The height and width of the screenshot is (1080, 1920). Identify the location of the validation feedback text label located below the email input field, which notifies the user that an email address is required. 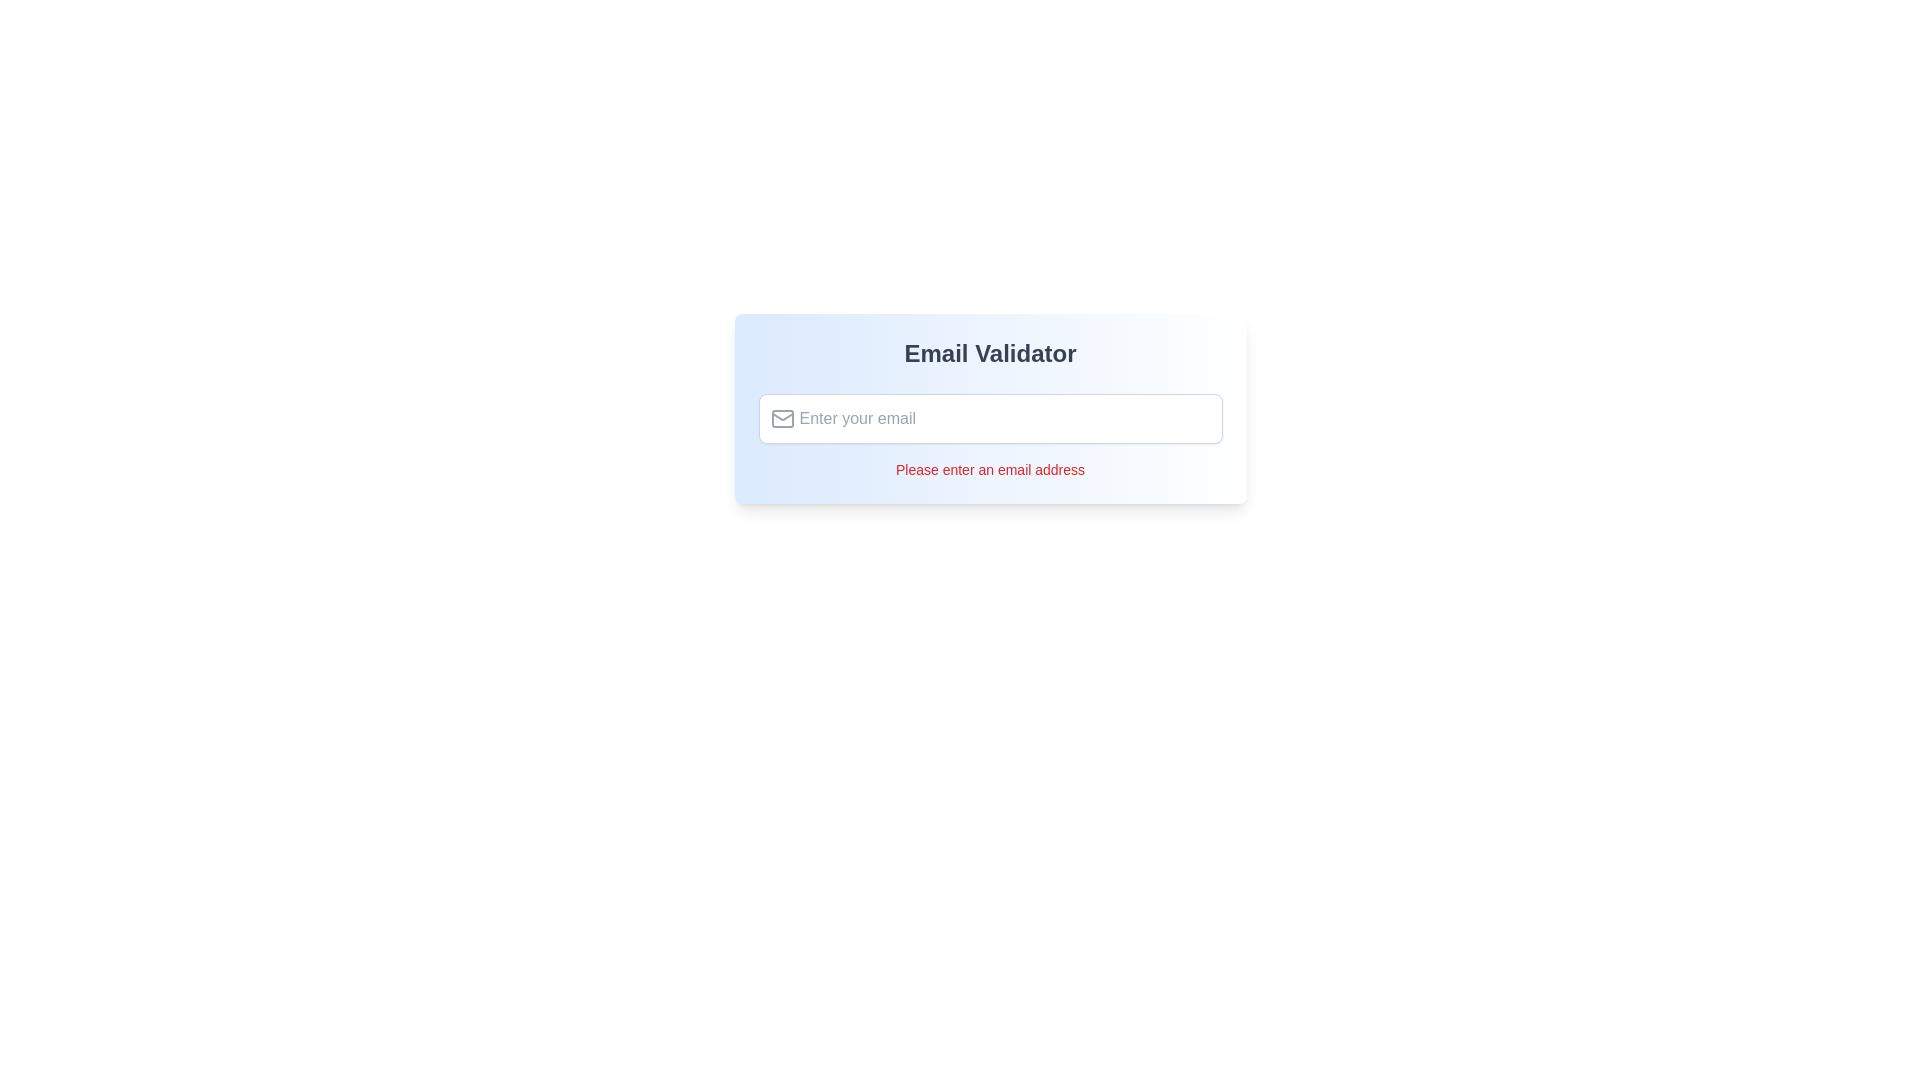
(990, 470).